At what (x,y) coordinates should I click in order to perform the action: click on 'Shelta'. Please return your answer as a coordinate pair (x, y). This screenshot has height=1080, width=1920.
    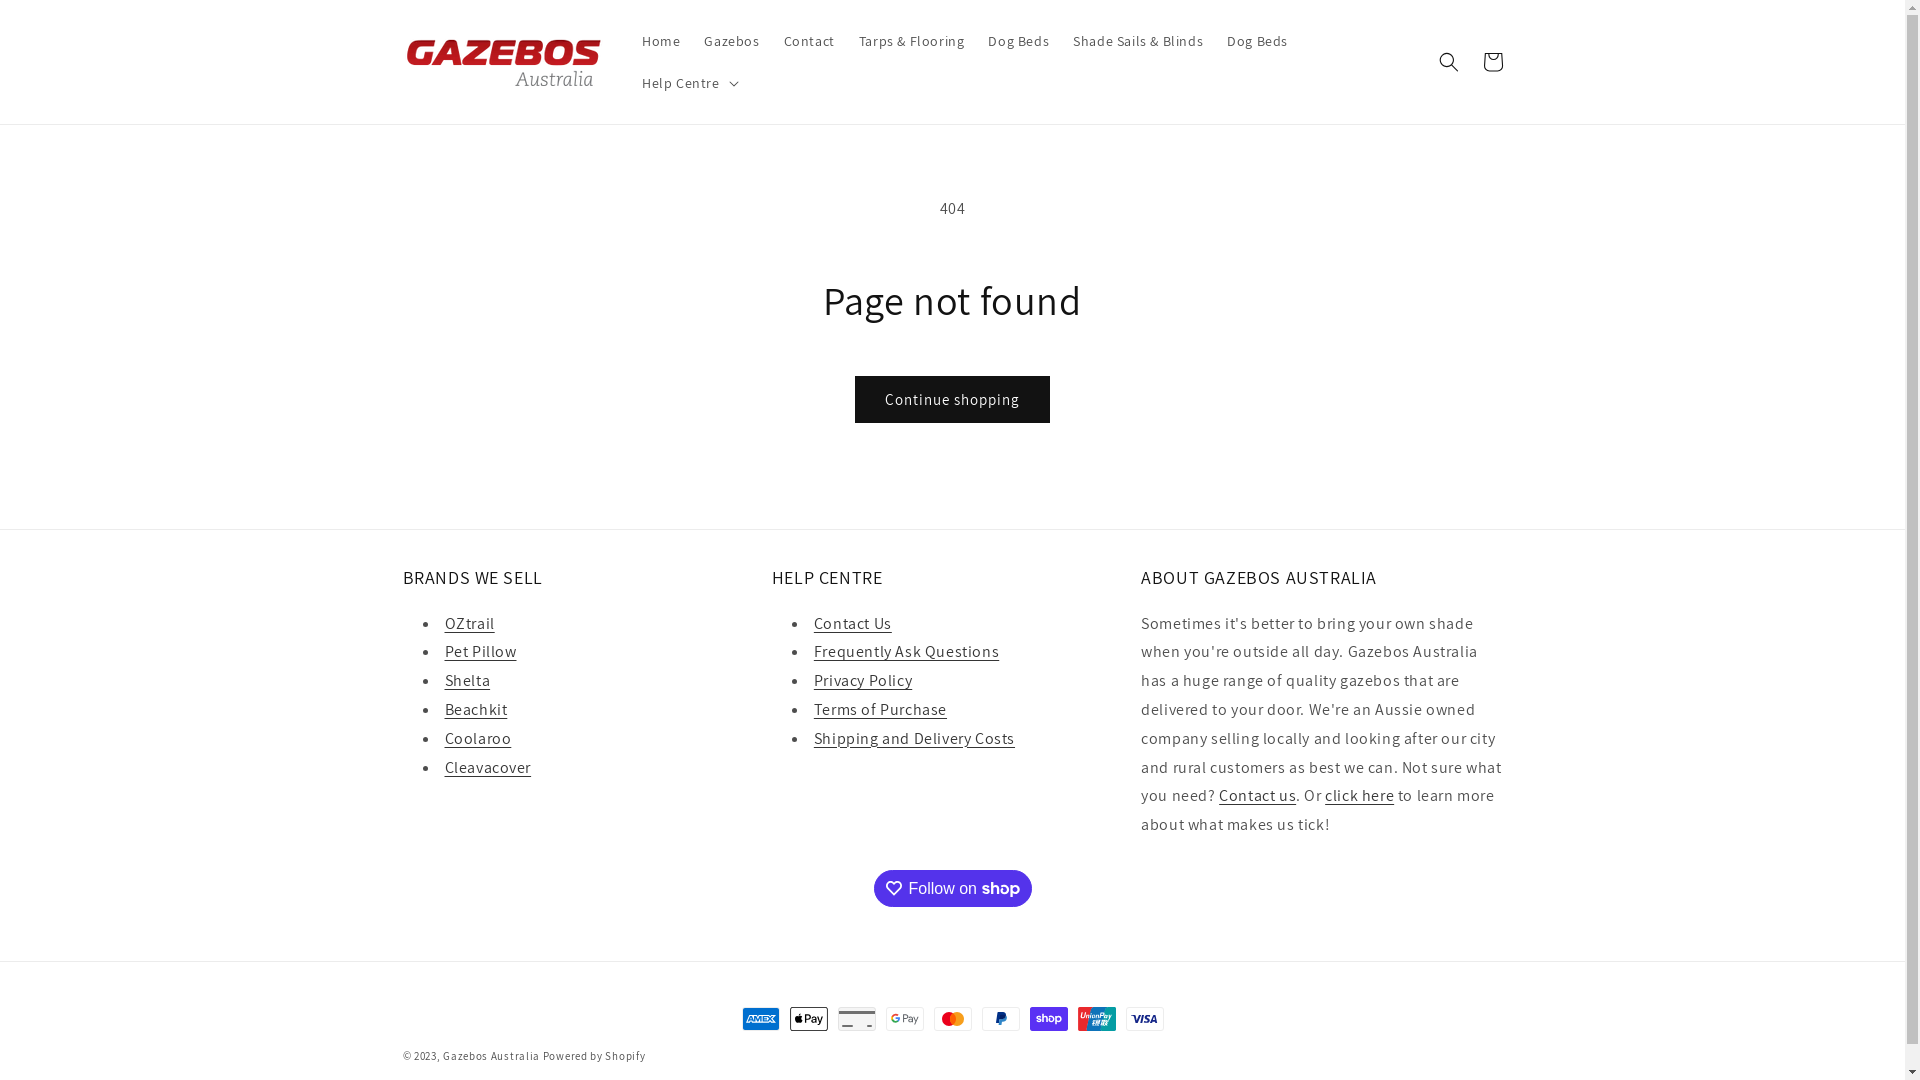
    Looking at the image, I should click on (465, 679).